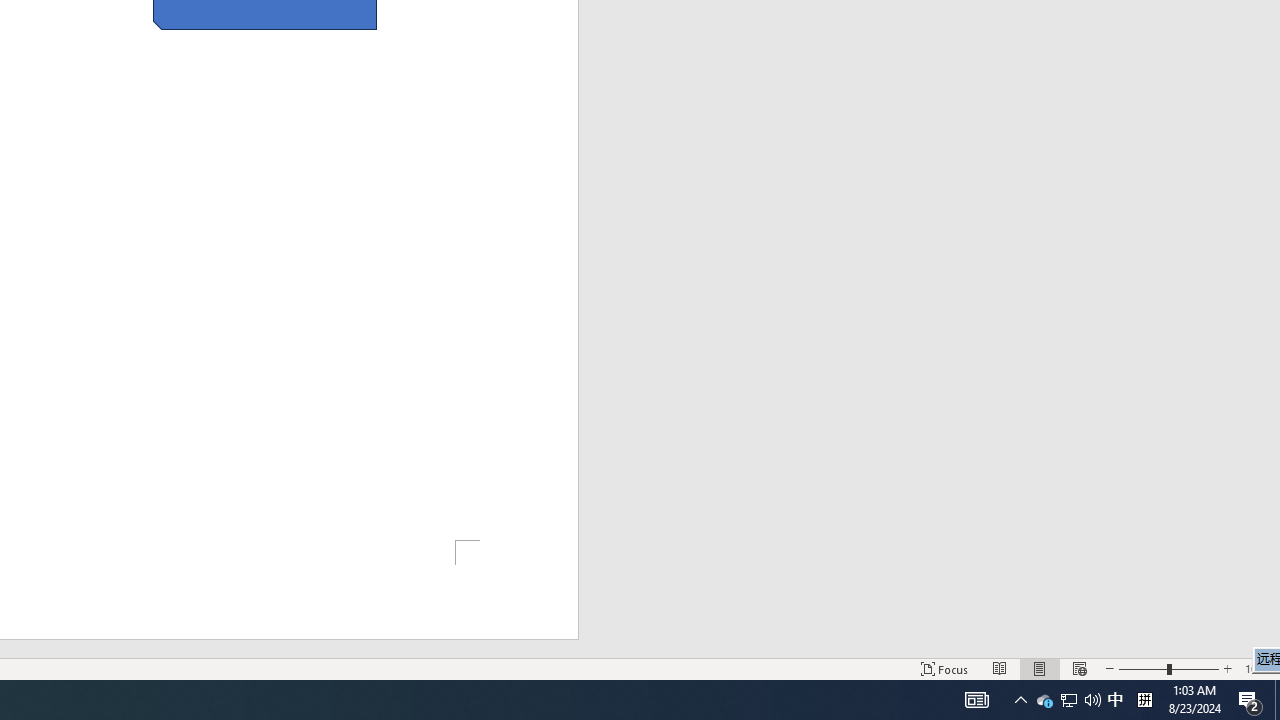 The width and height of the screenshot is (1280, 720). I want to click on 'Zoom 104%', so click(1257, 669).